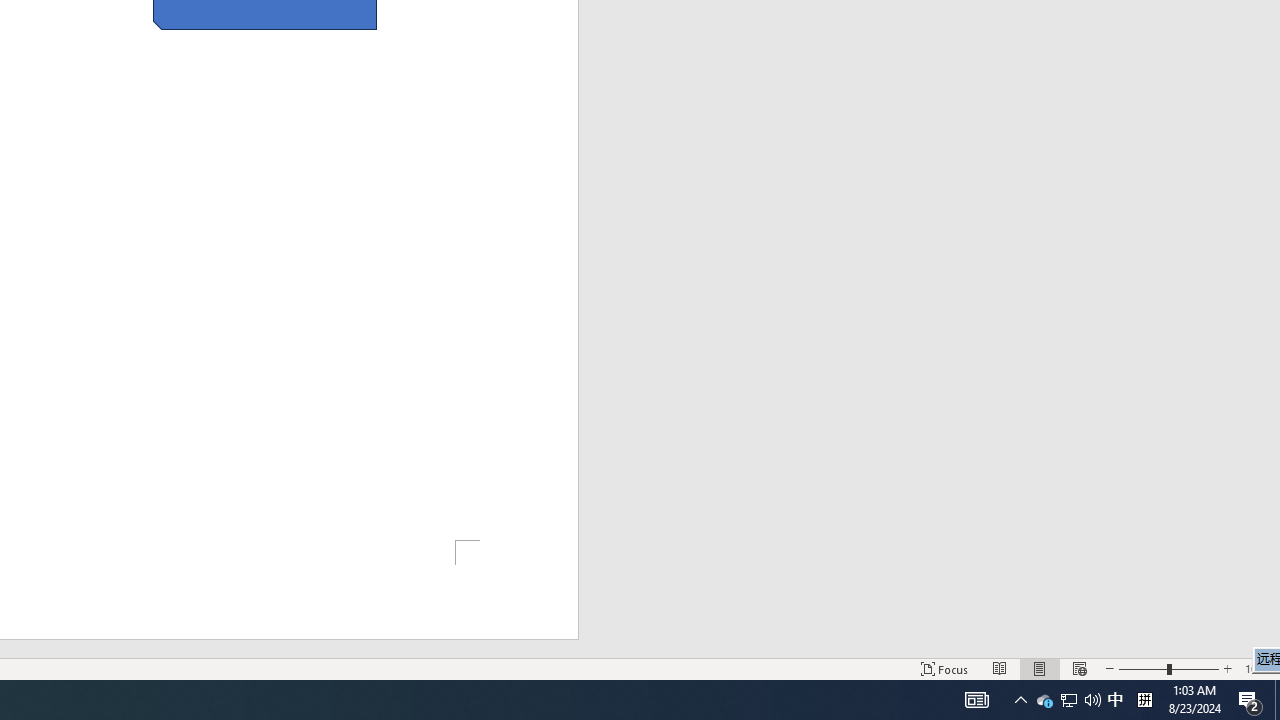 The width and height of the screenshot is (1280, 720). I want to click on 'Zoom 104%', so click(1257, 669).